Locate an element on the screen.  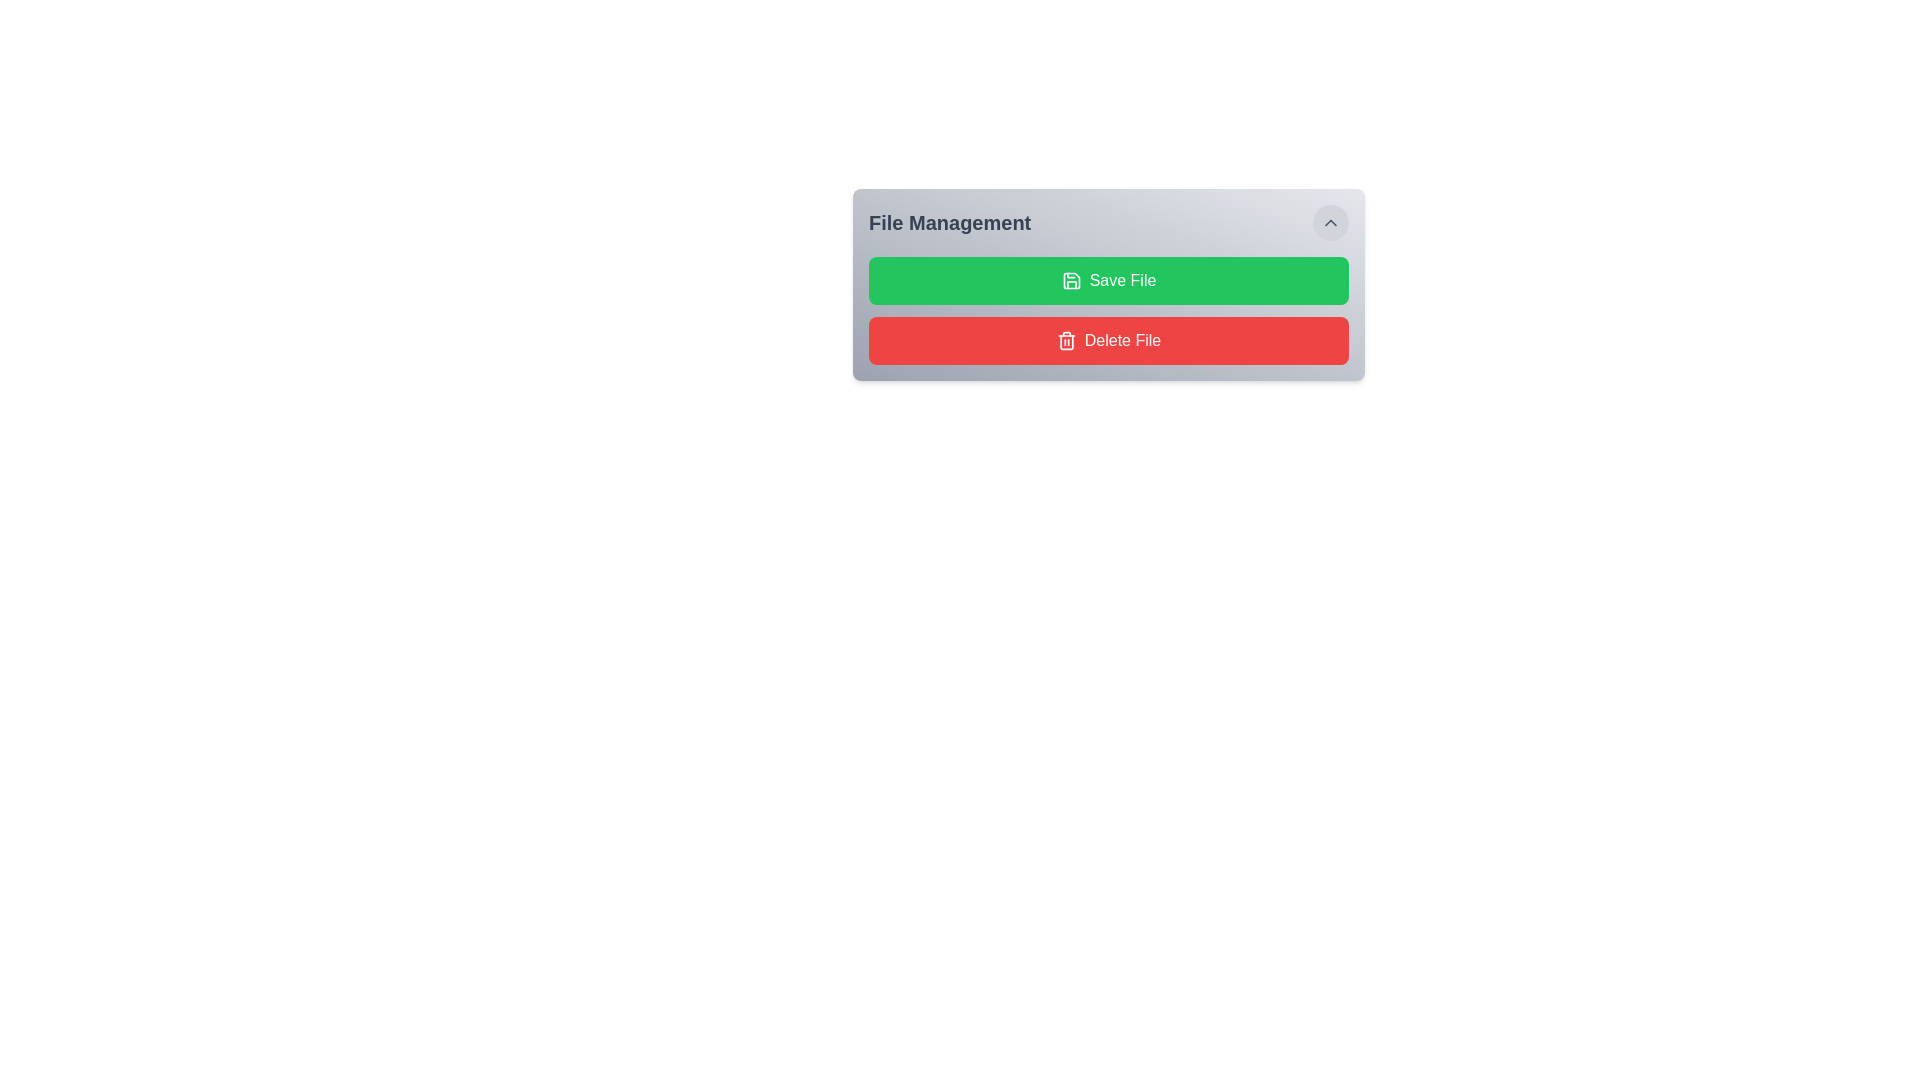
the save icon located inside the green 'Save File' button in the 'File Management' section is located at coordinates (1070, 281).